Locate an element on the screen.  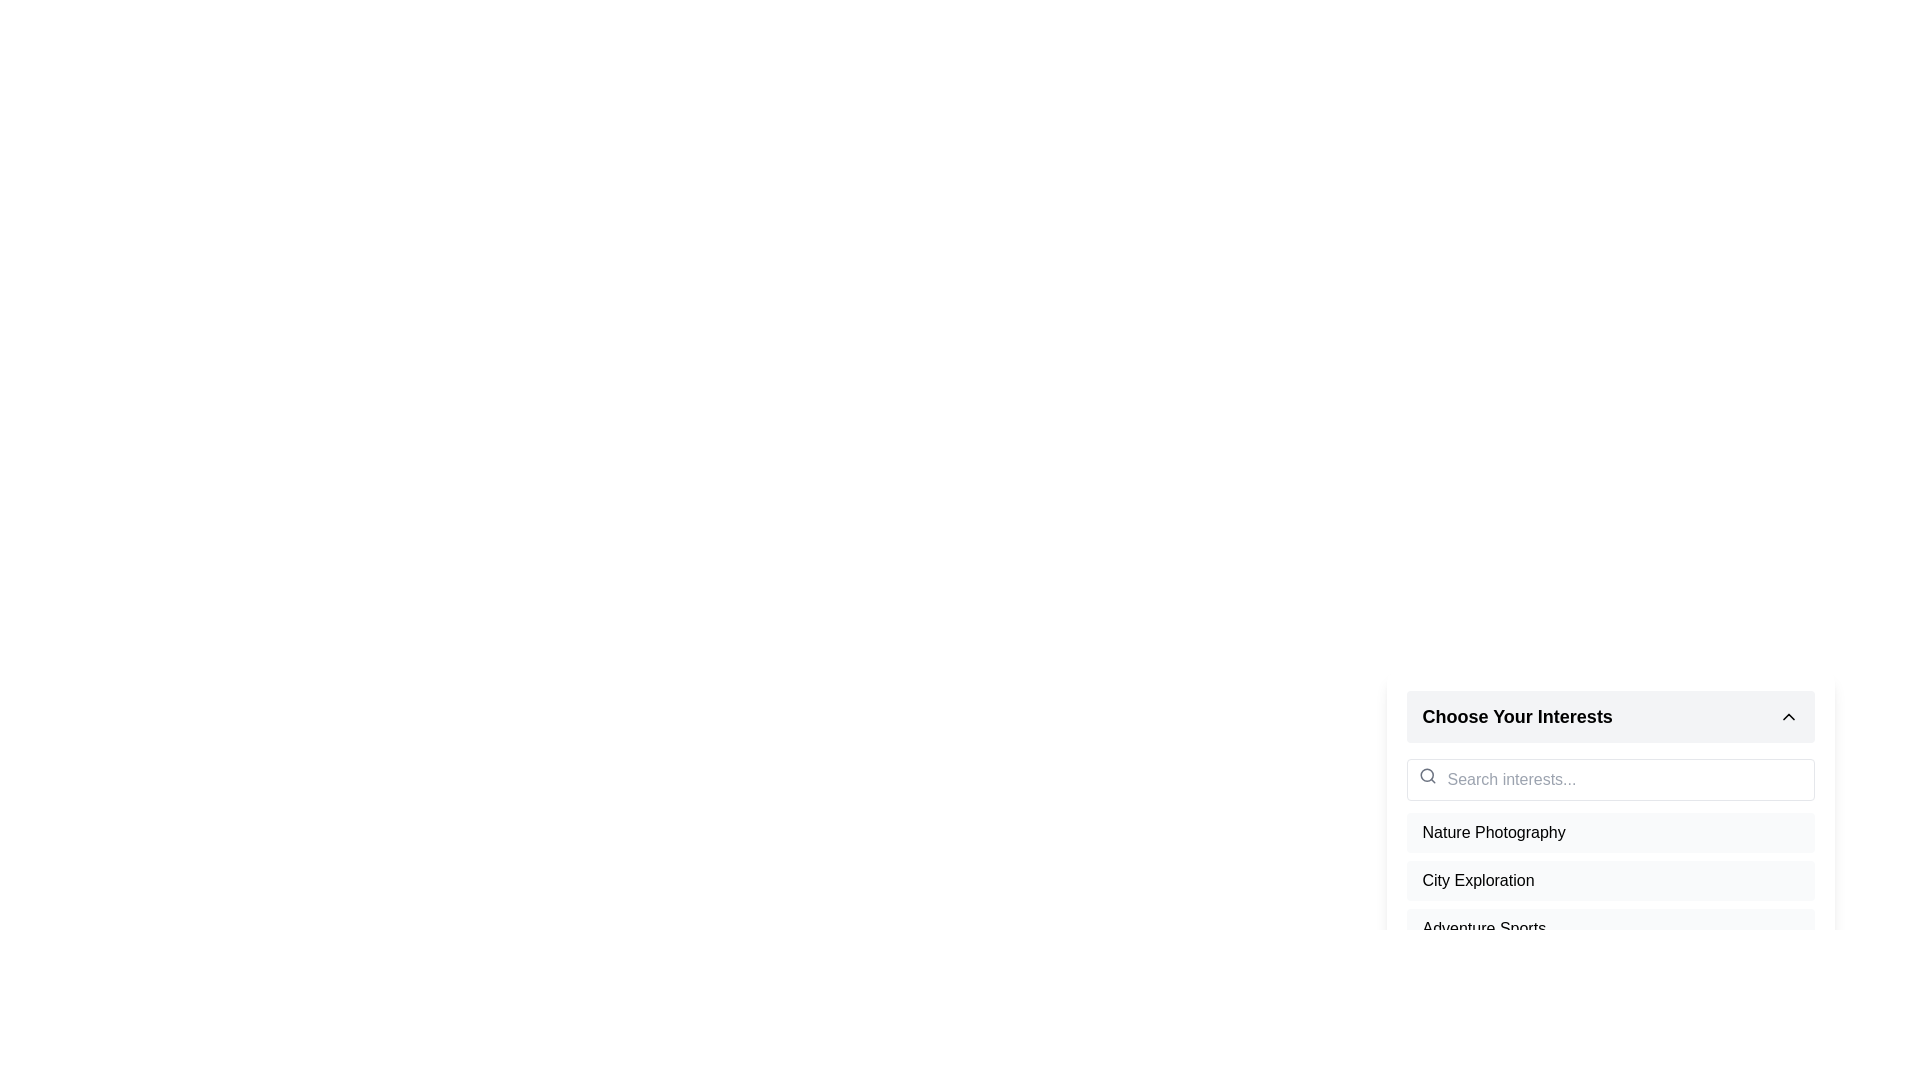
the list item labeled 'Adventure Sports', which is the third item in the selectable options under 'Choose Your Interests' is located at coordinates (1484, 929).